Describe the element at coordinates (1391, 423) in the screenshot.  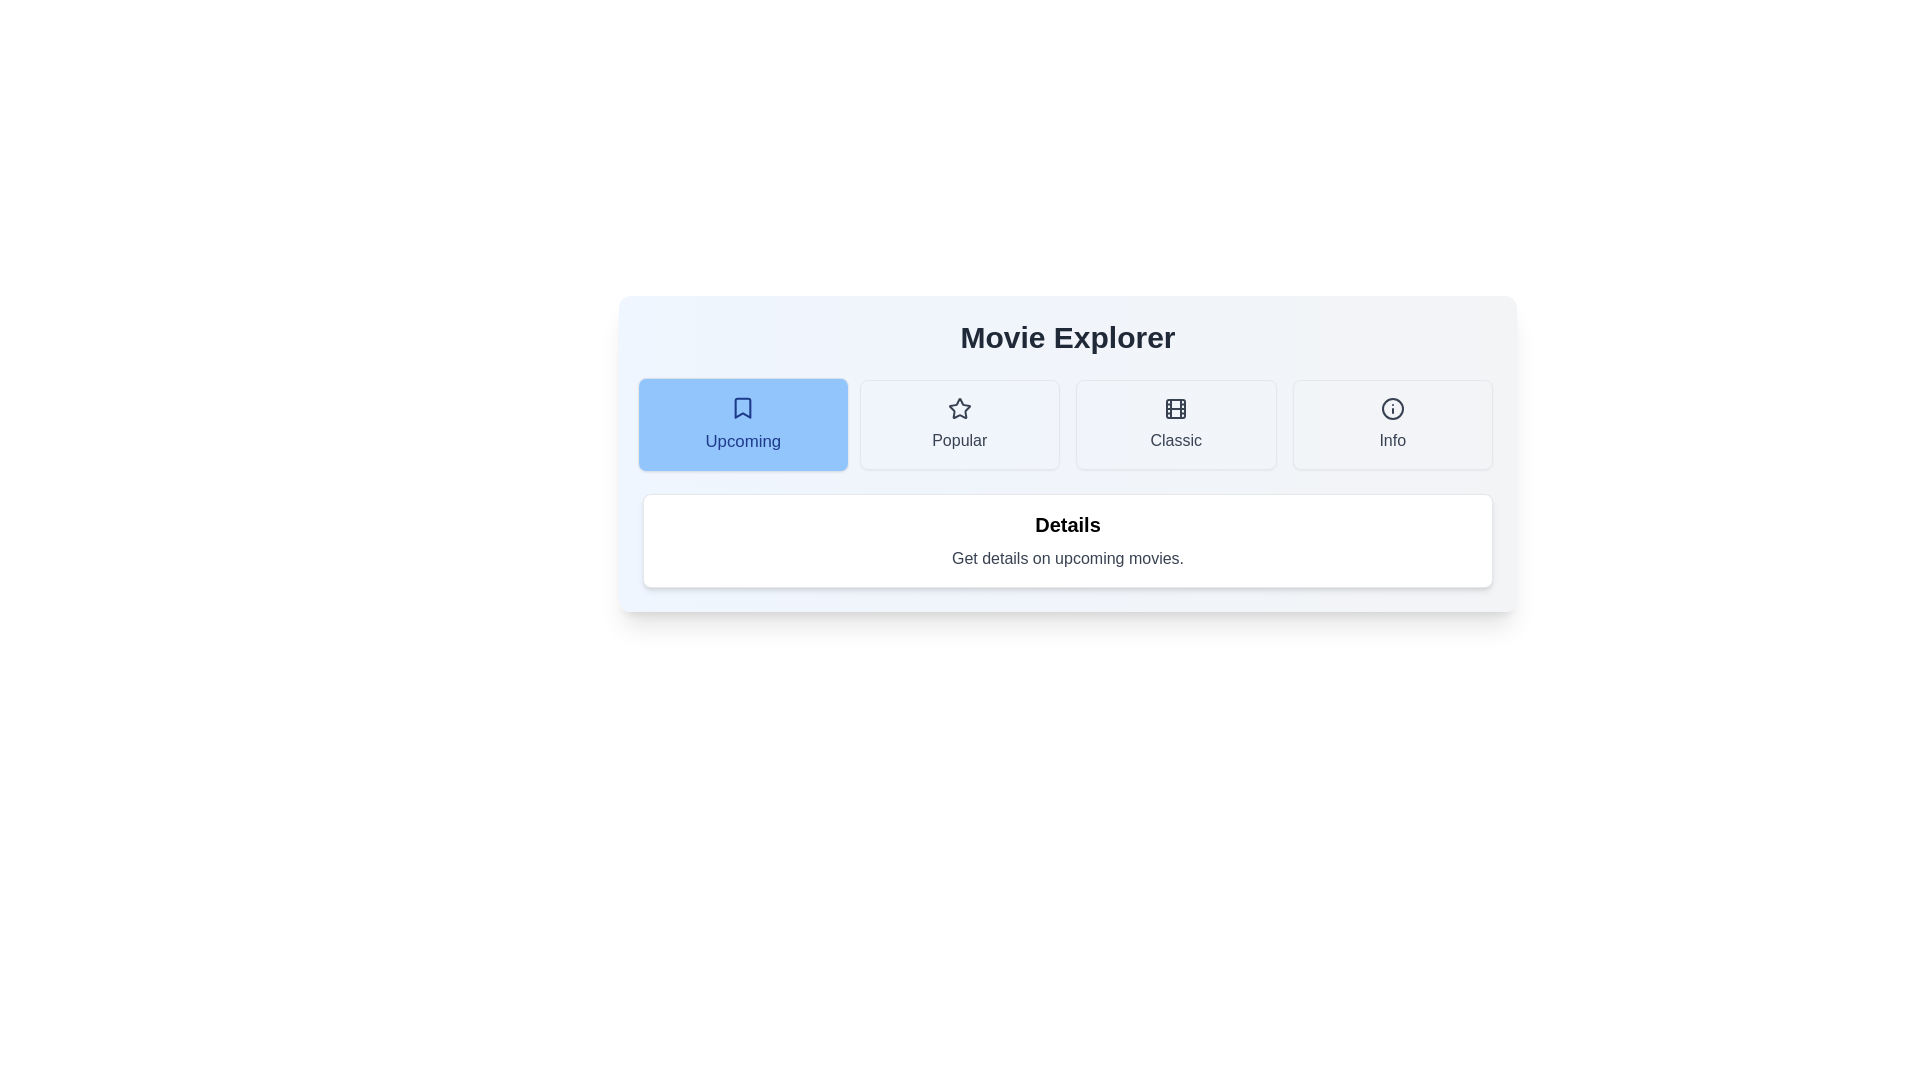
I see `the 'Info' button` at that location.